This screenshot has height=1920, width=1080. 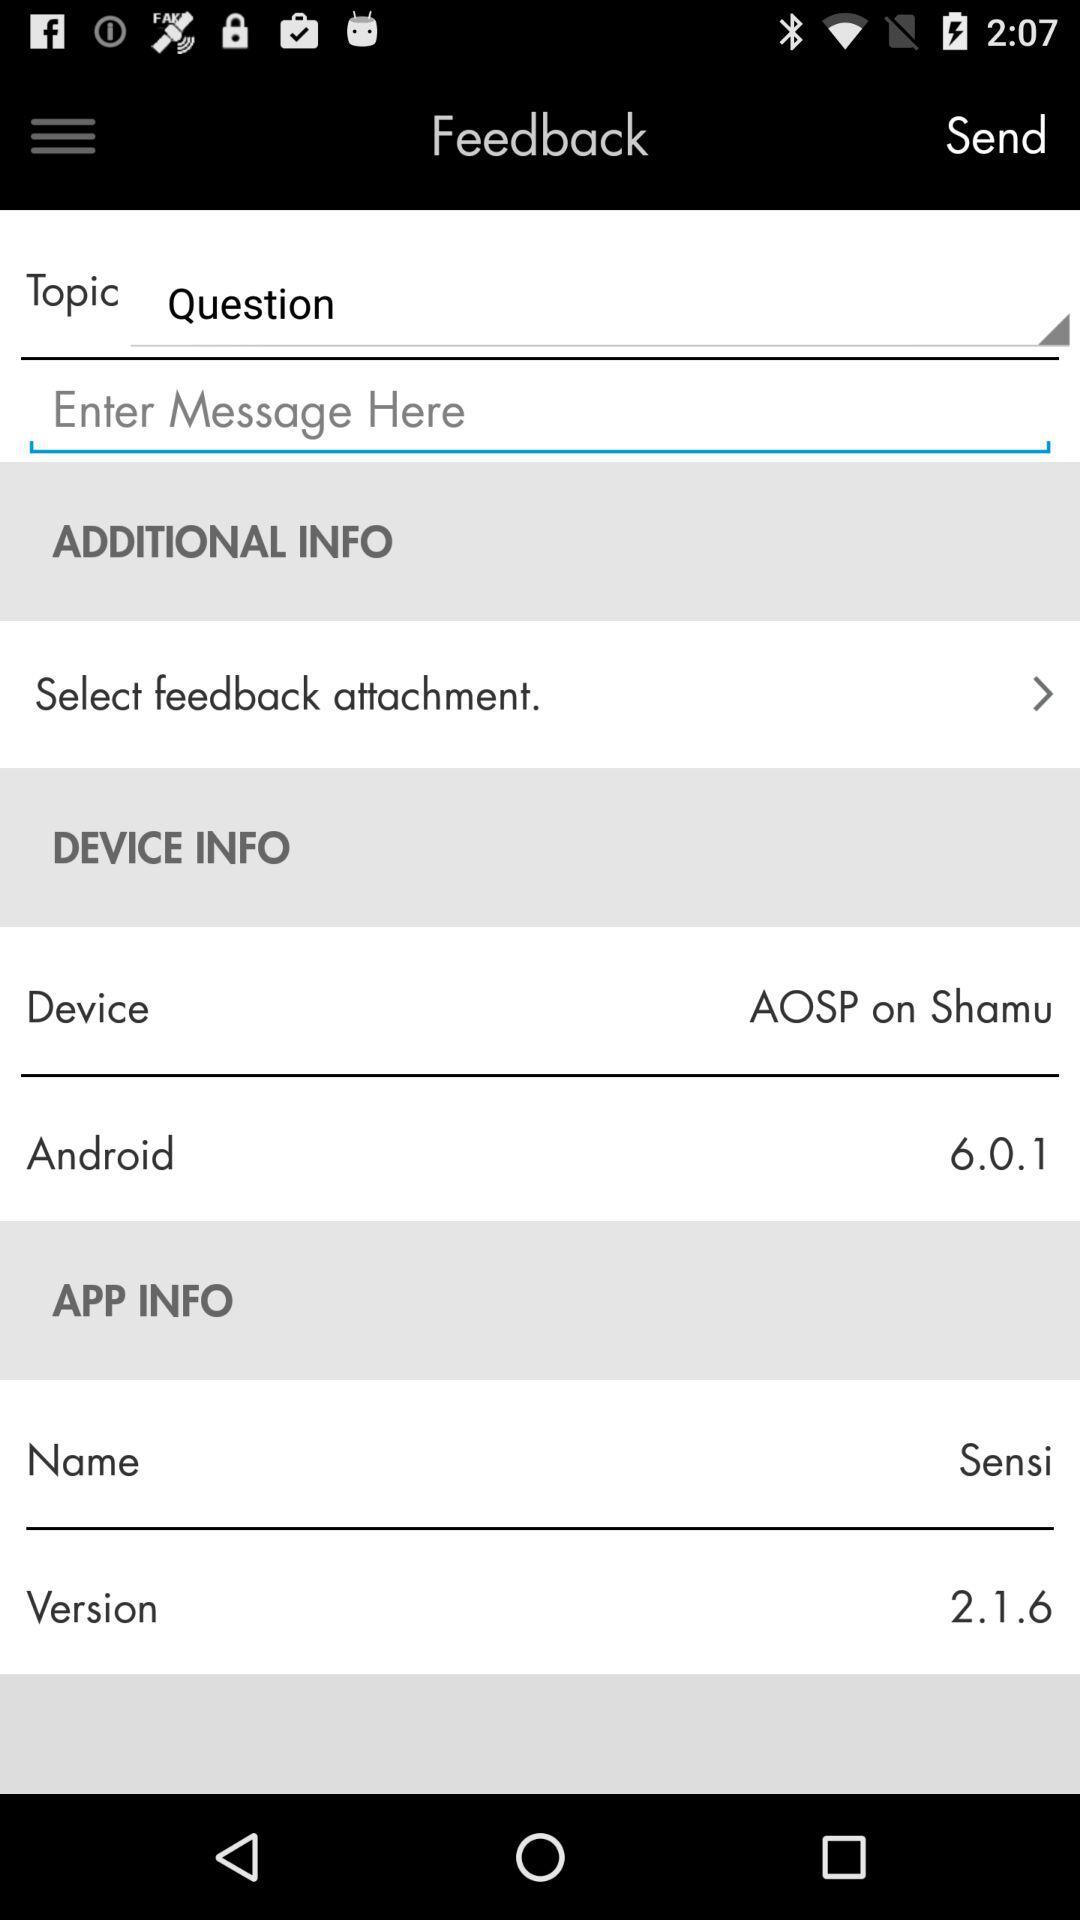 I want to click on write message, so click(x=540, y=410).